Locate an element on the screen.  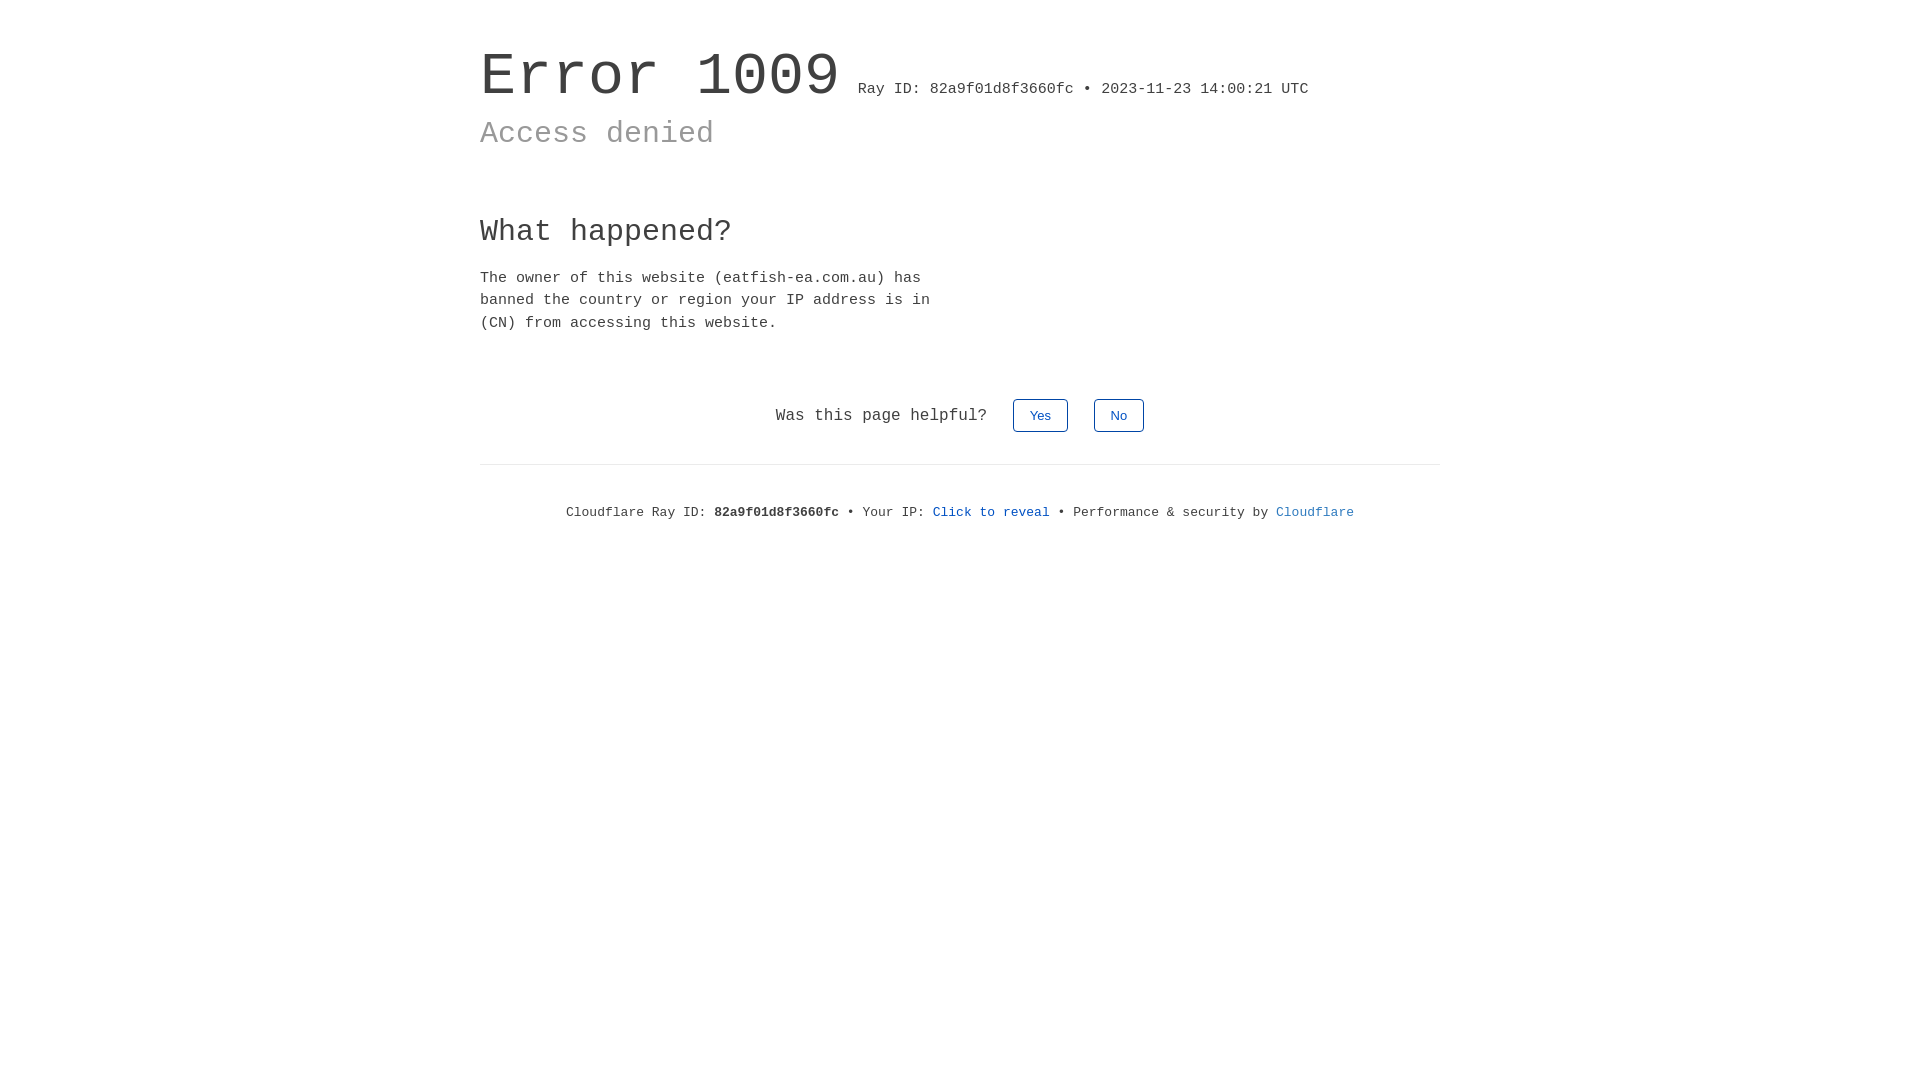
'No' is located at coordinates (1118, 414).